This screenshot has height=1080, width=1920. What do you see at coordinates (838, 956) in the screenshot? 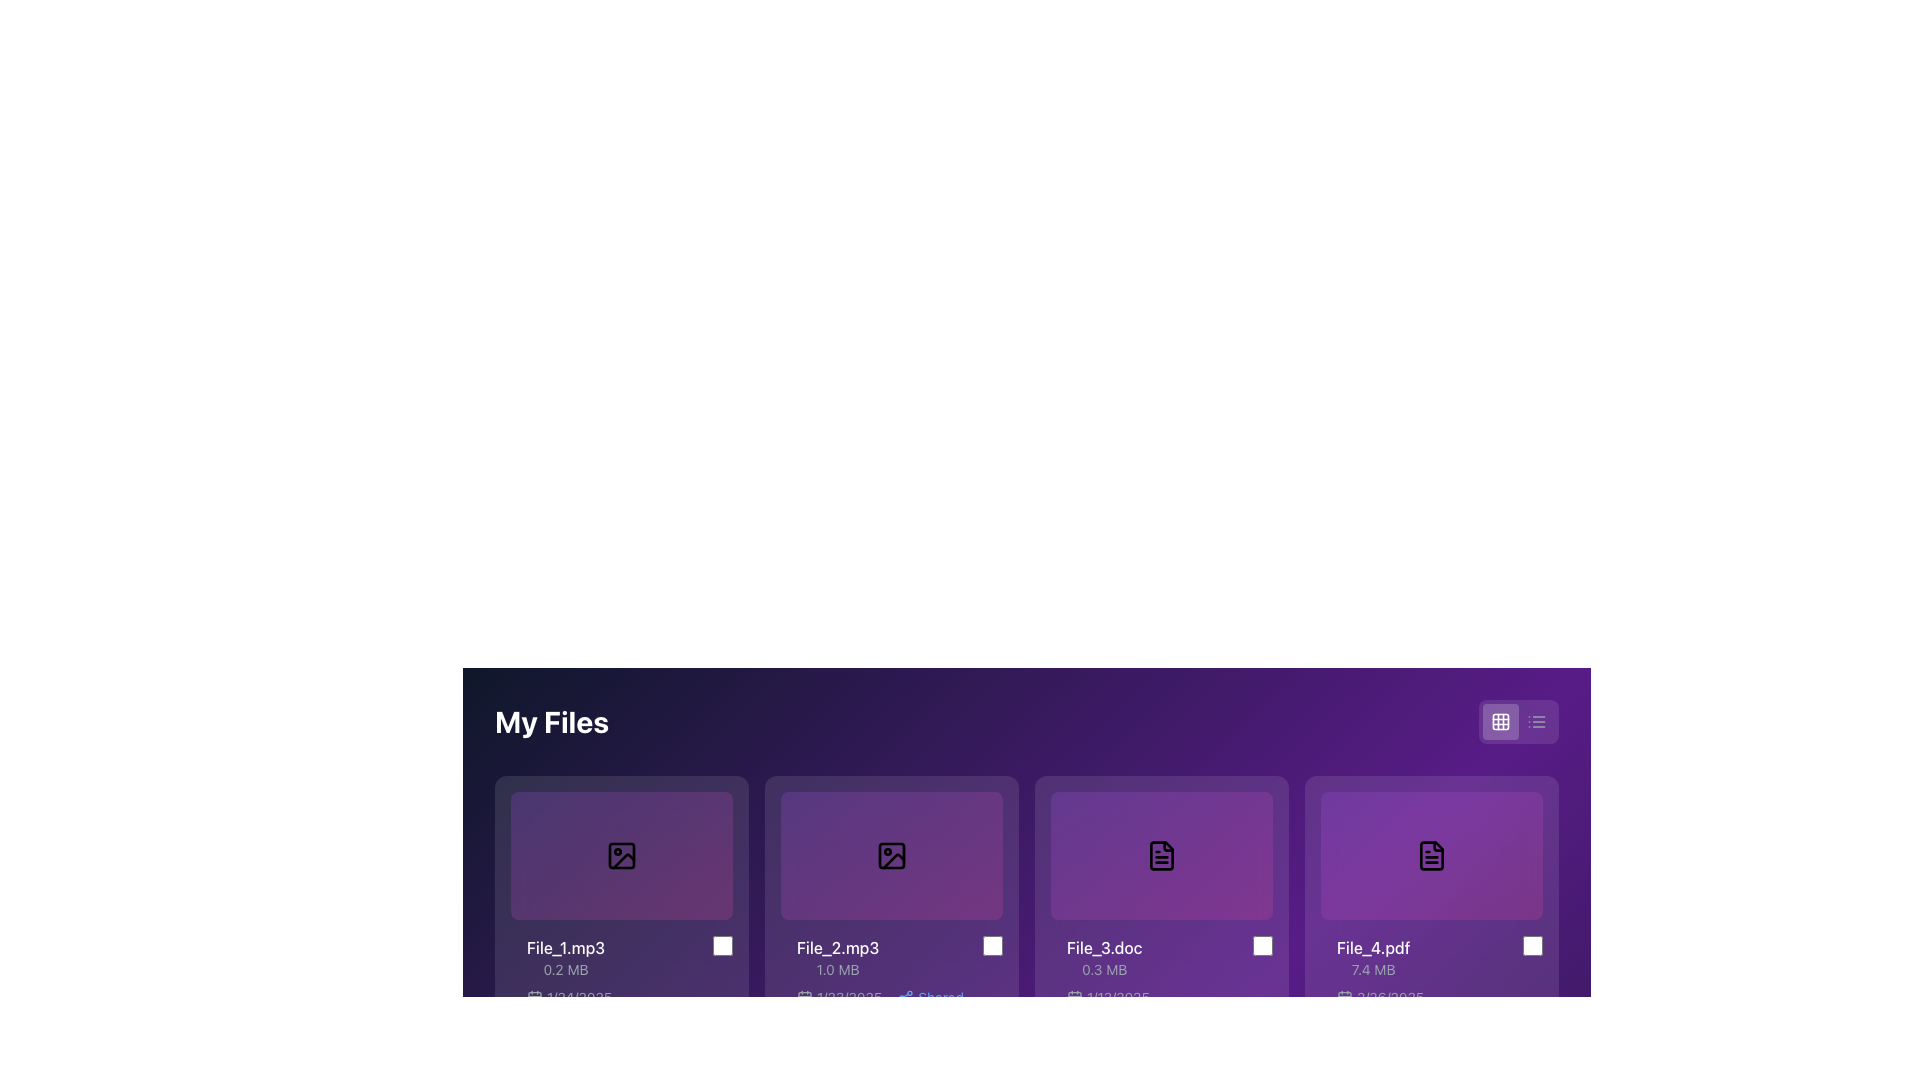
I see `the text label displaying the filename 'File_2.mp3' in white and size '1.0 MB' in gray, located under the 'My Files' section` at bounding box center [838, 956].